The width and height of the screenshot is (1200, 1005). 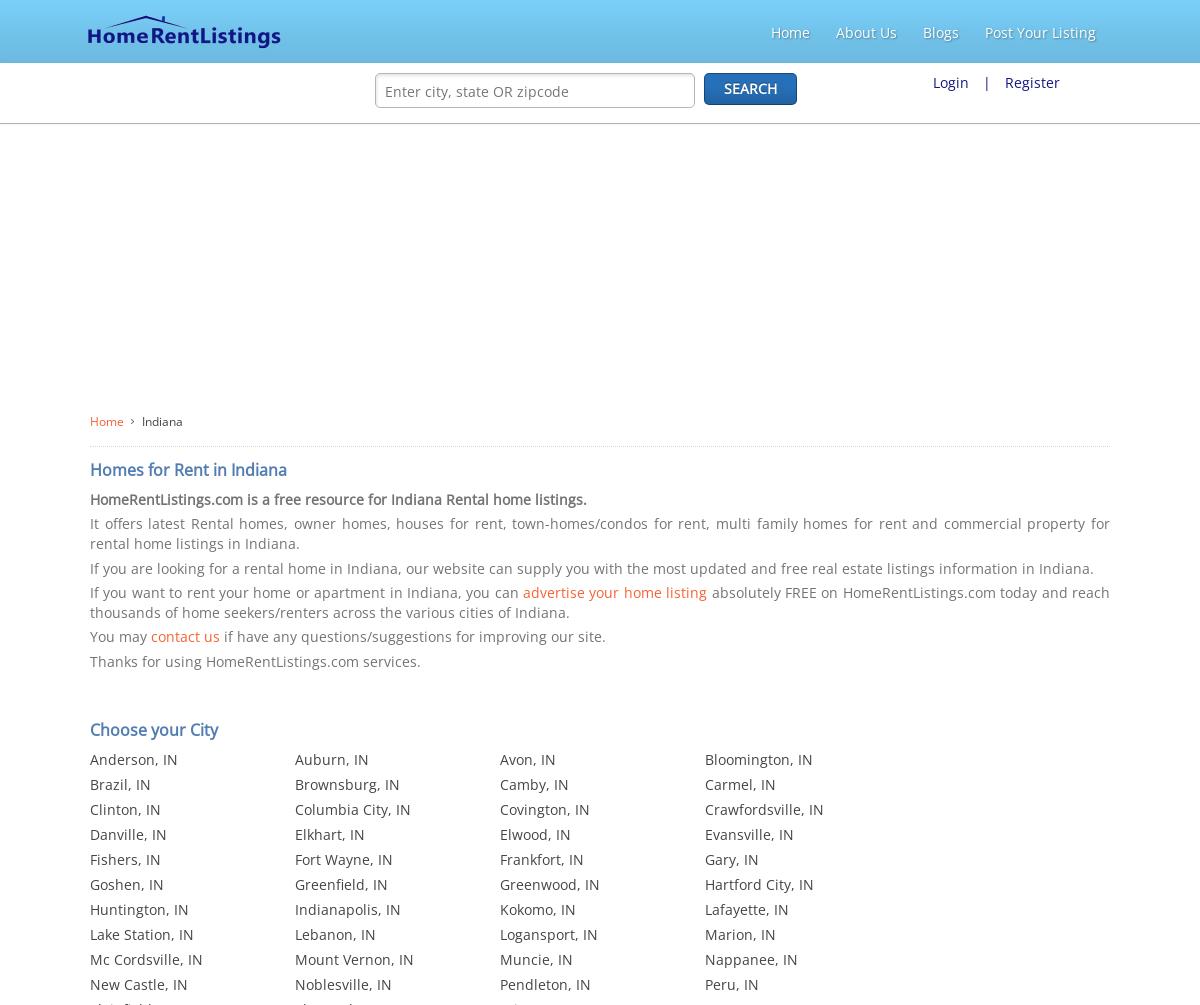 I want to click on 'It offers latest Rental homes, owner homes, houses for rent, town-homes/condos for rent, multi family homes for rent and commercial property for rental home listings in Indiana.', so click(x=600, y=531).